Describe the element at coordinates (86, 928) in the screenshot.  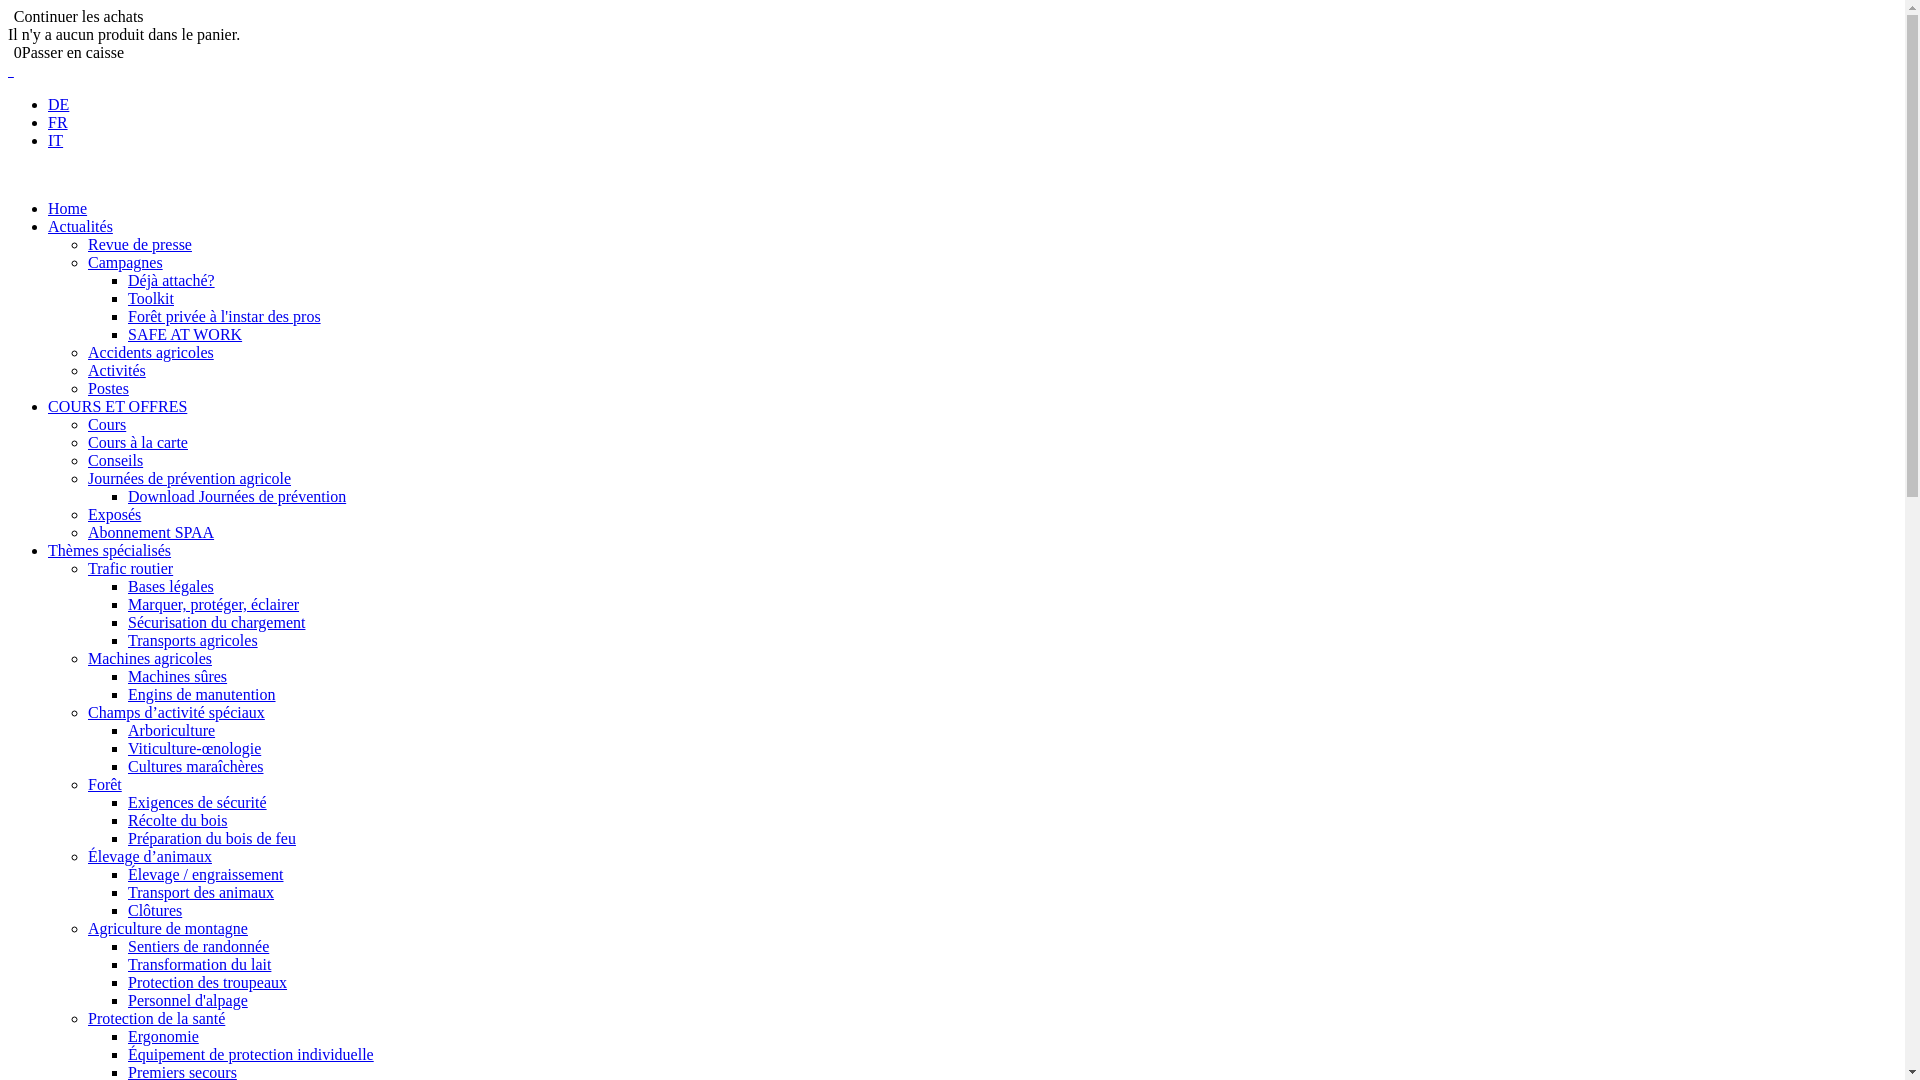
I see `'Agriculture de montagne'` at that location.